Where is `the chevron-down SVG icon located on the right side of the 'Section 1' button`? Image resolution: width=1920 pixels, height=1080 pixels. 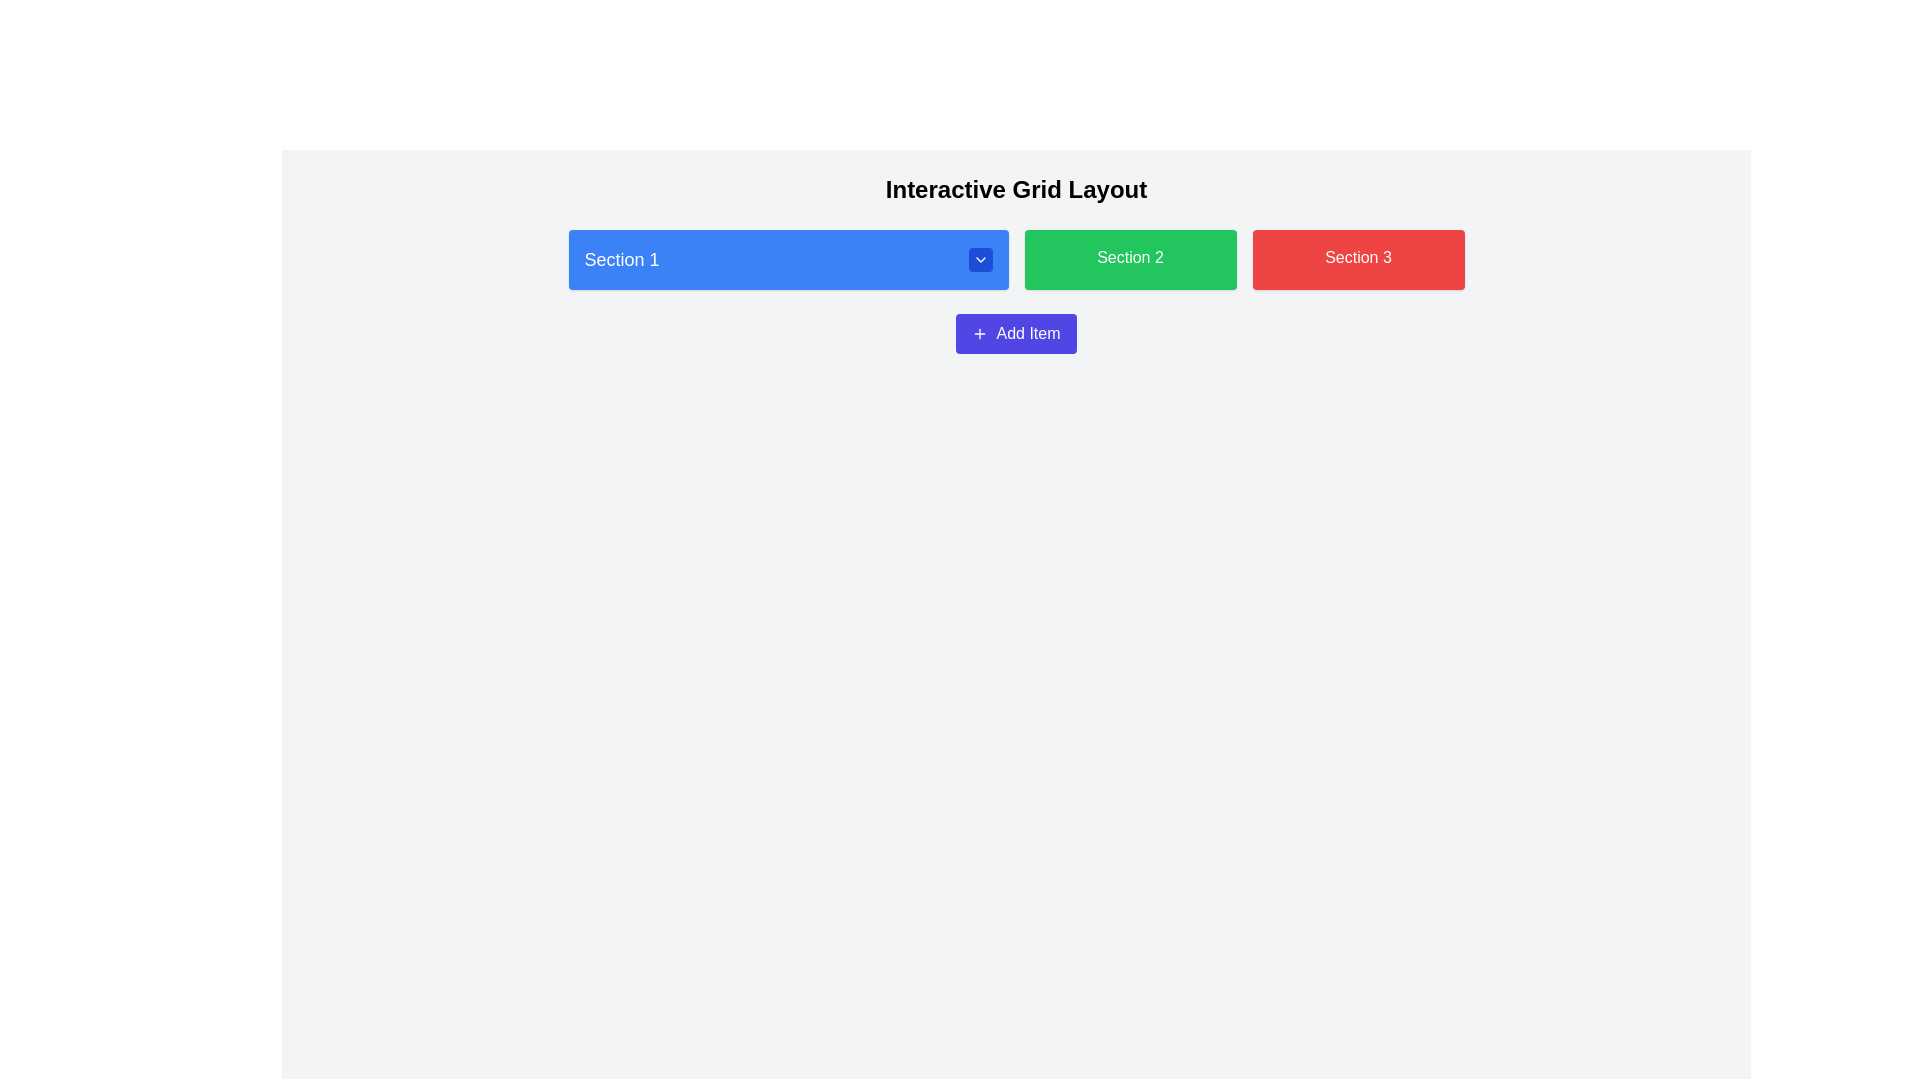 the chevron-down SVG icon located on the right side of the 'Section 1' button is located at coordinates (980, 258).